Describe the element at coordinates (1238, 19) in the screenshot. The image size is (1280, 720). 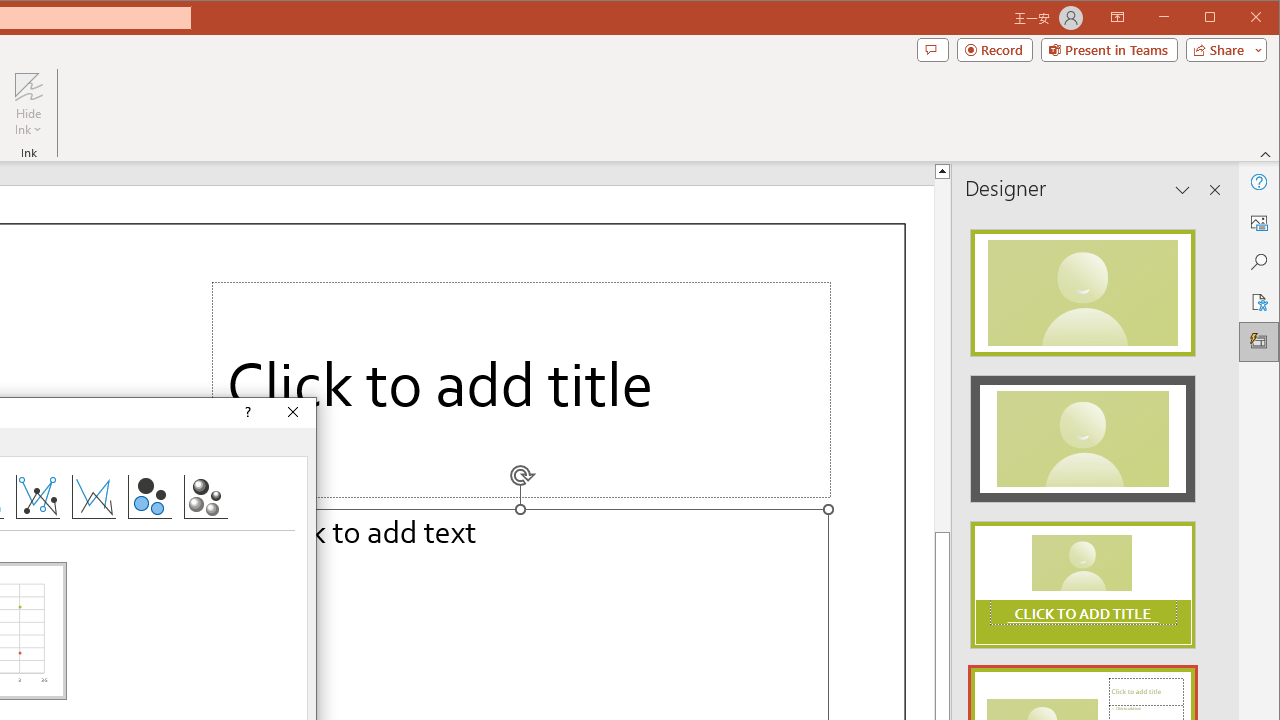
I see `'Maximize'` at that location.